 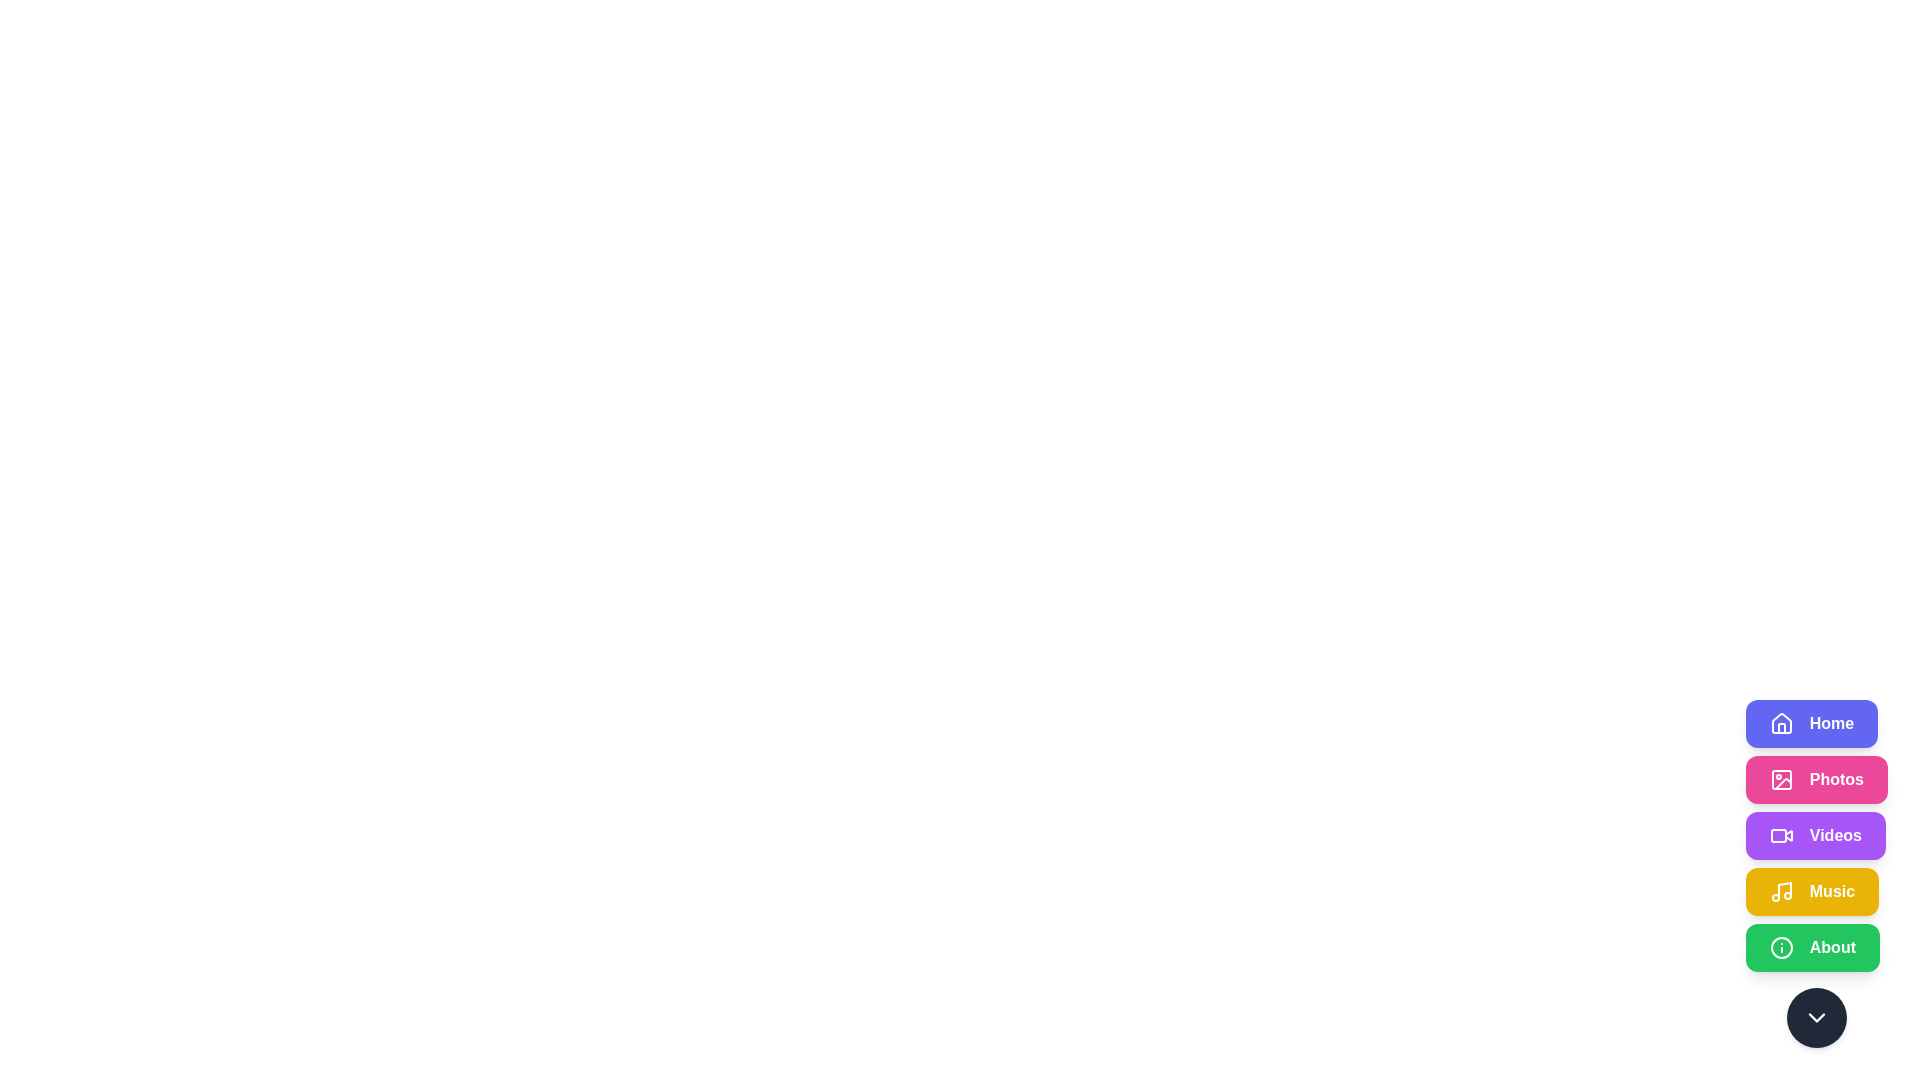 I want to click on the button corresponding to the section Music, so click(x=1811, y=890).